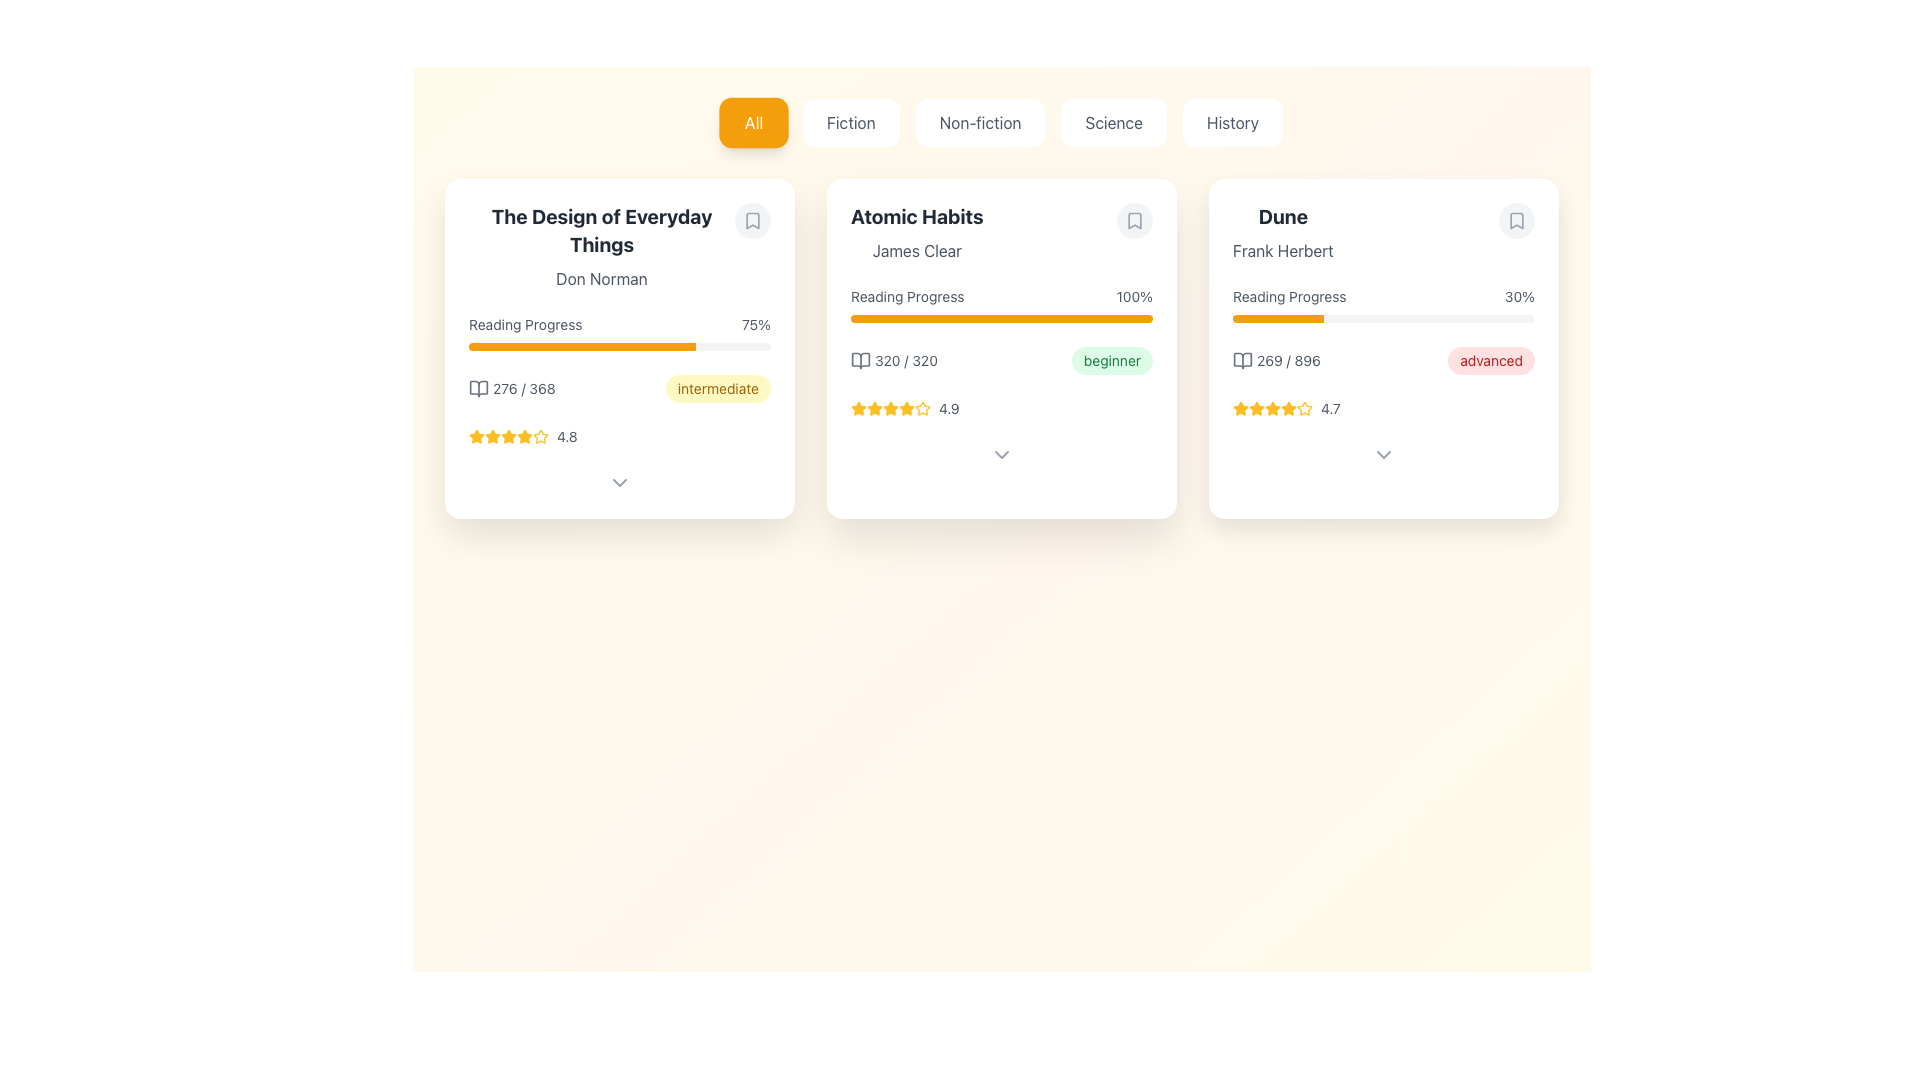  I want to click on the 'All' button, which is the first button in a group of category selectors located at the top-center of the interface, to observe any hover effects, so click(752, 123).